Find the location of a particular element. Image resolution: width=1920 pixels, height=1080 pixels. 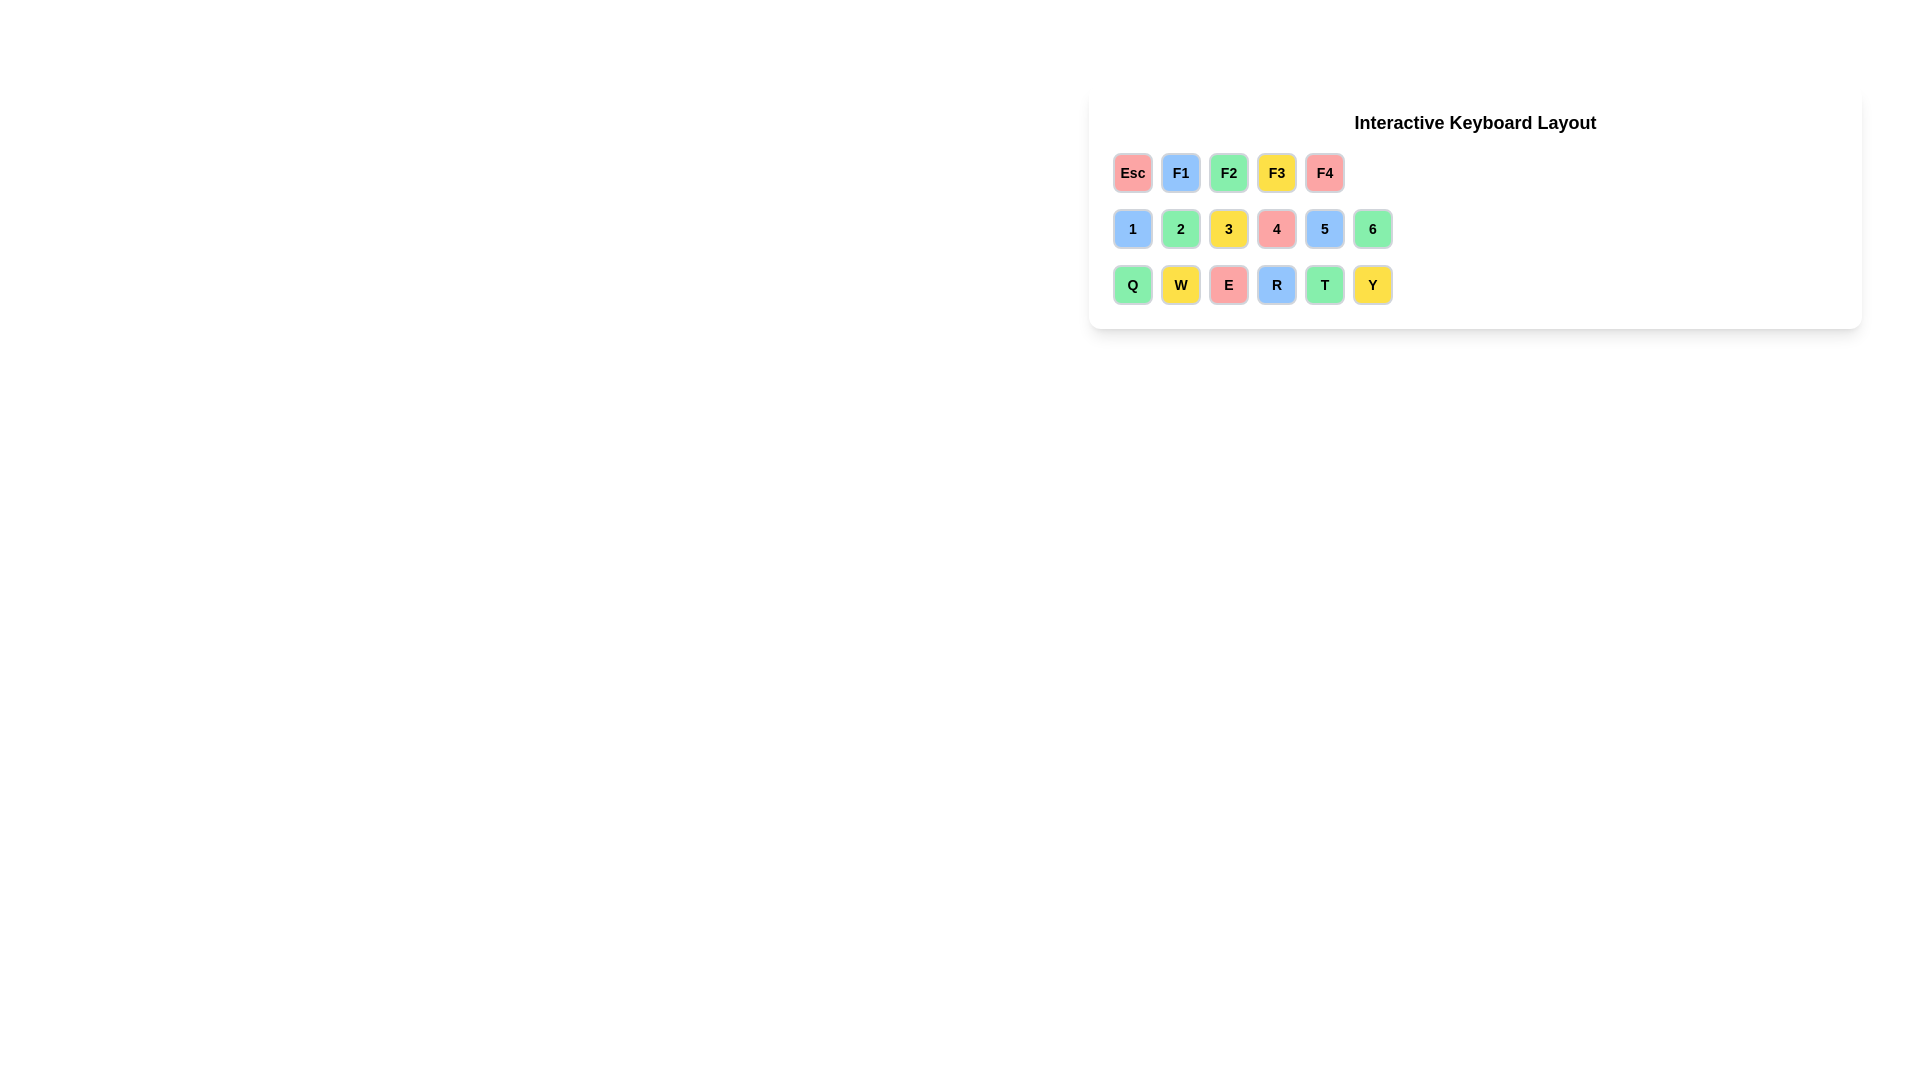

the green square button with a bold black 'Q' in the center, located at the bottom-left of a group of six horizontal buttons is located at coordinates (1132, 285).